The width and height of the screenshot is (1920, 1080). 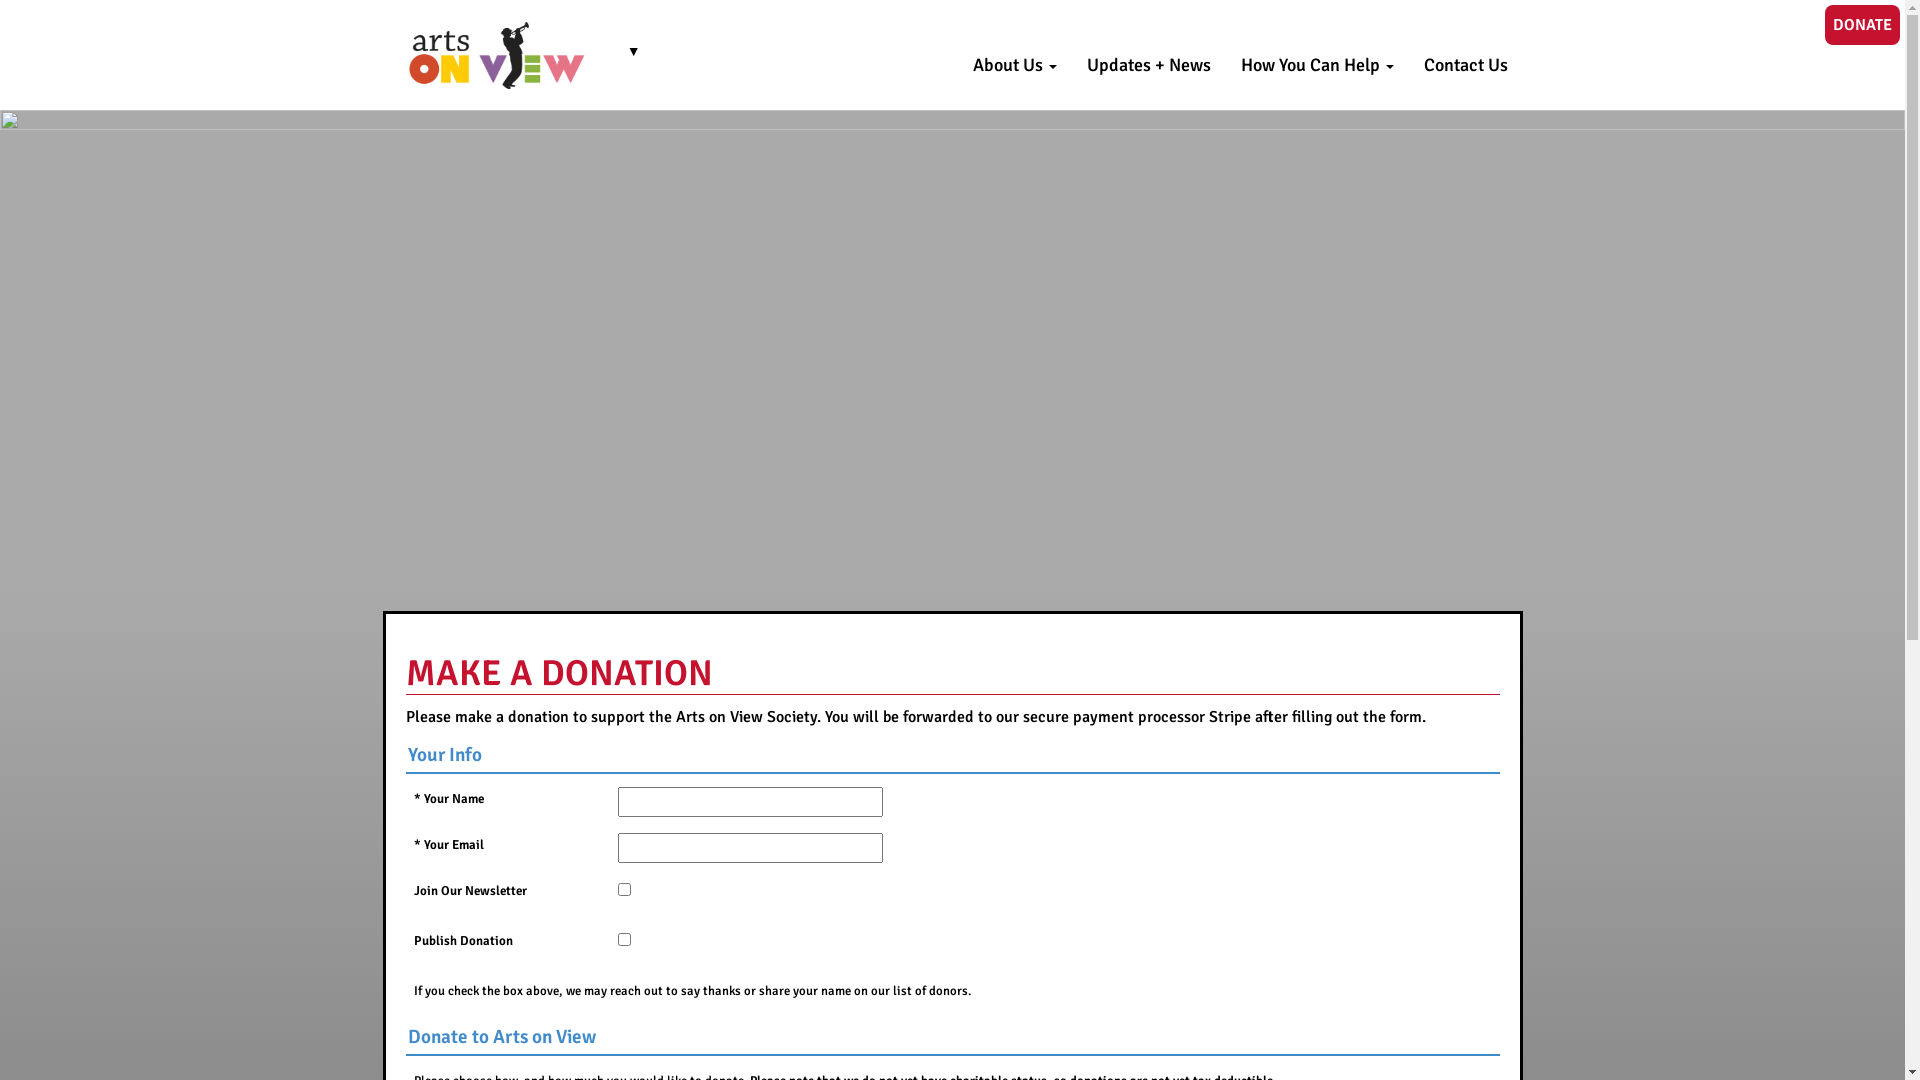 What do you see at coordinates (1406, 64) in the screenshot?
I see `'Contact Us'` at bounding box center [1406, 64].